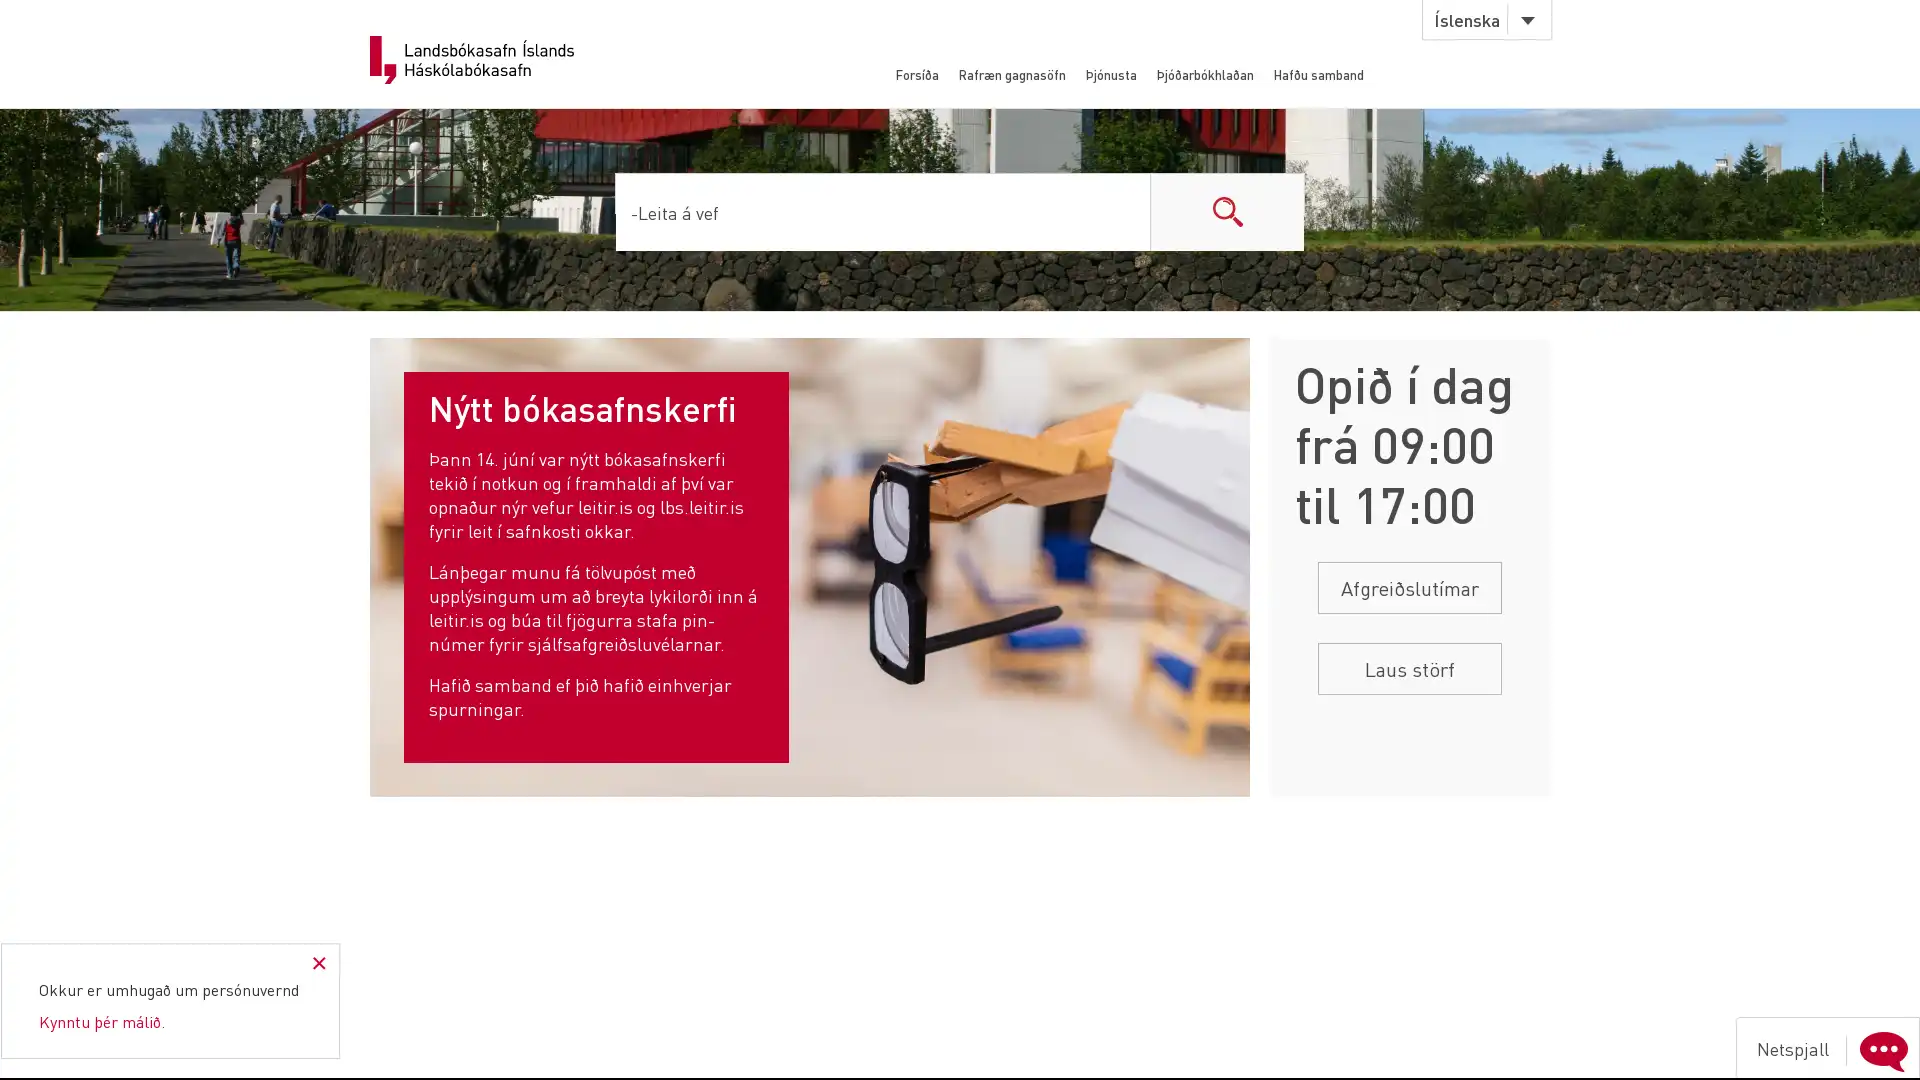 Image resolution: width=1920 pixels, height=1080 pixels. I want to click on leita, so click(1226, 211).